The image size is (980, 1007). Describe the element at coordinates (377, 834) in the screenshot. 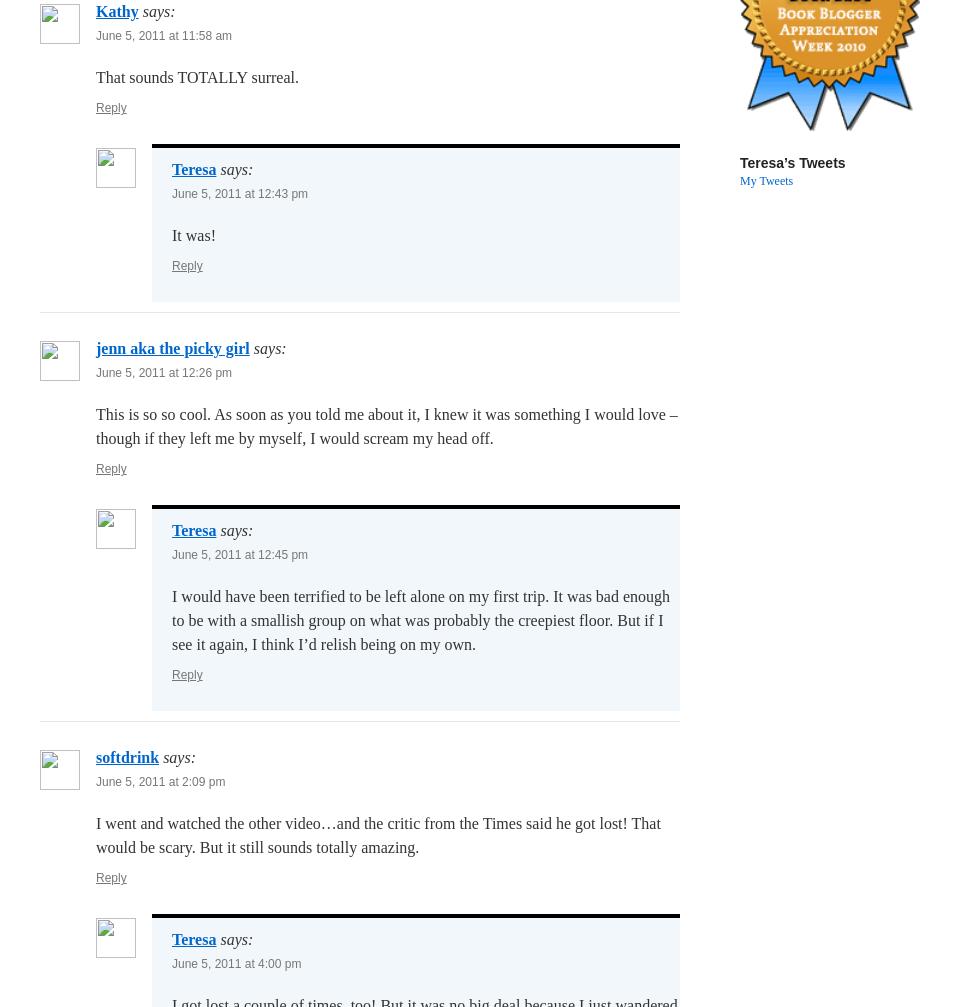

I see `'I went and watched the other video…and the critic from the Times said he got lost! That would be scary. But it still sounds totally amazing.'` at that location.